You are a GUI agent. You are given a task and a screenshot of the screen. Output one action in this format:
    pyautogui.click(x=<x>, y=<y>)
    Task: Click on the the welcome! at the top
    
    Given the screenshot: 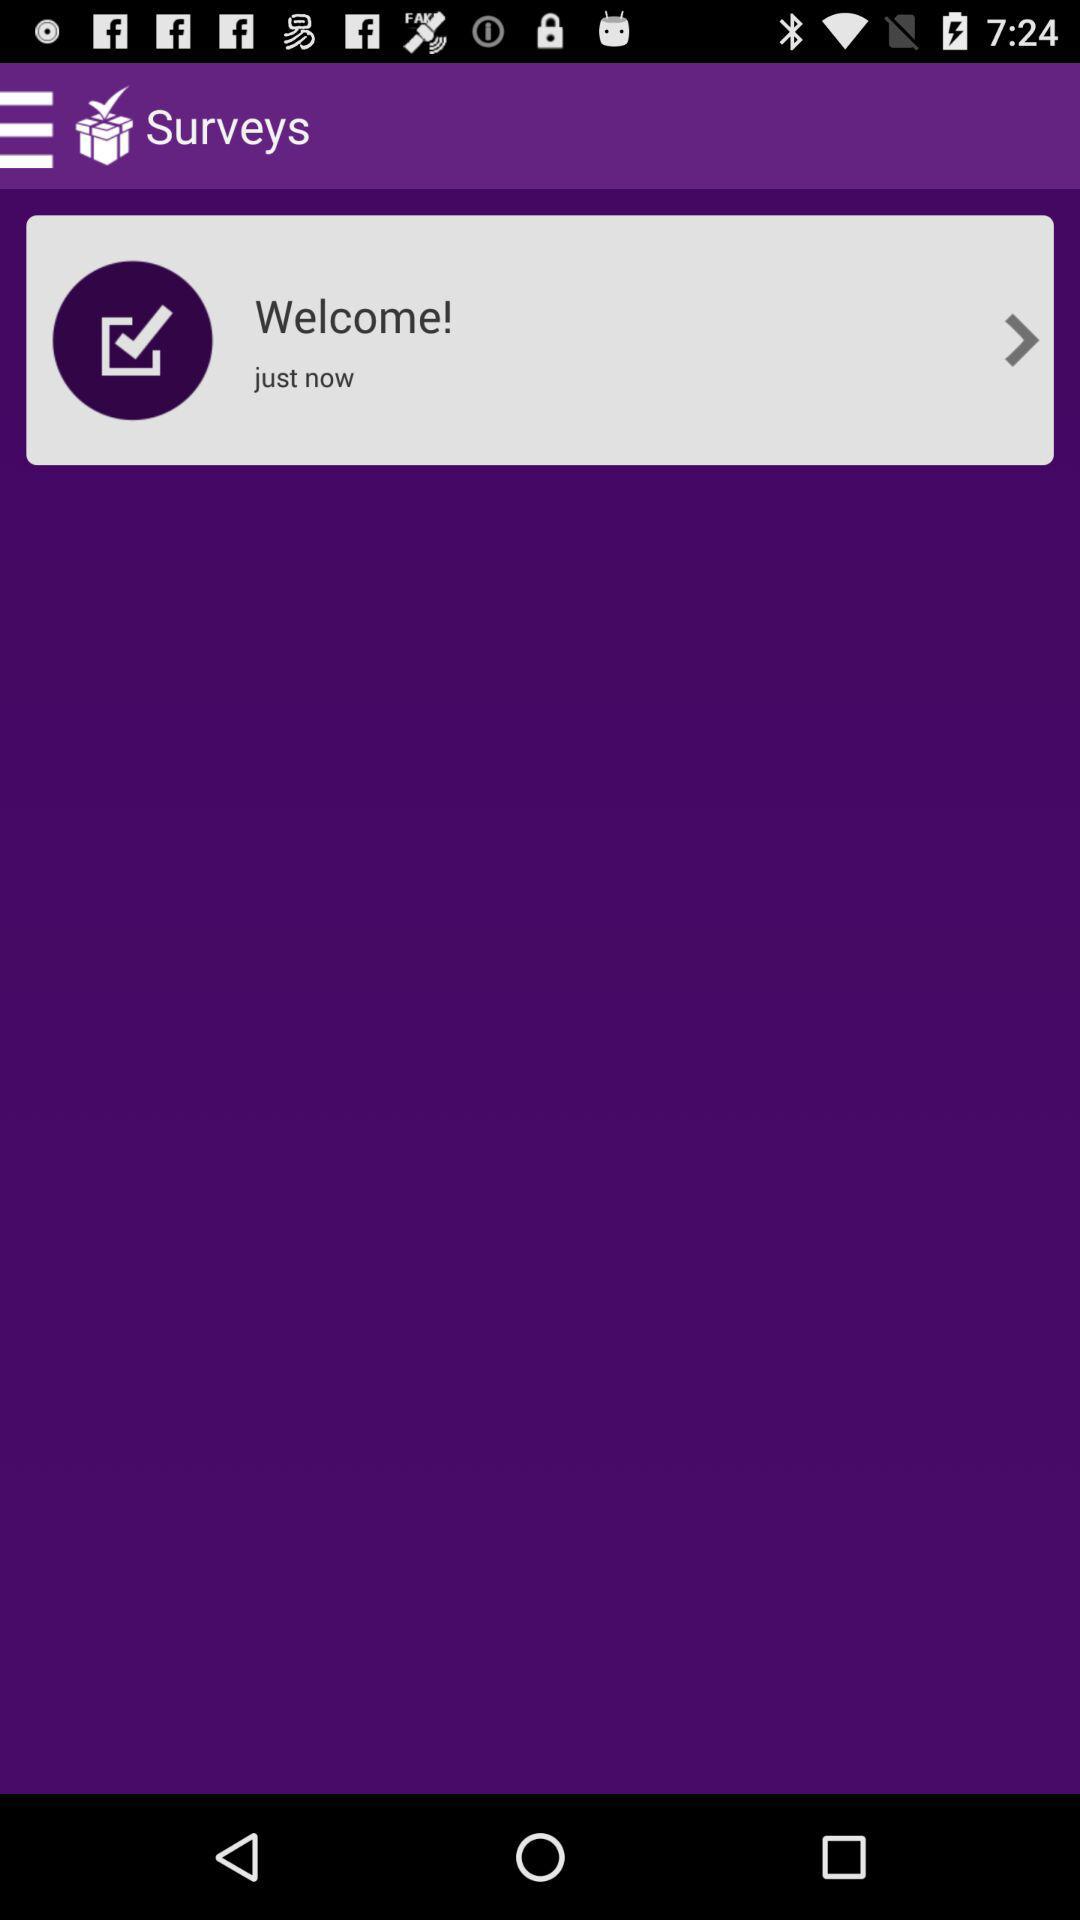 What is the action you would take?
    pyautogui.click(x=358, y=308)
    